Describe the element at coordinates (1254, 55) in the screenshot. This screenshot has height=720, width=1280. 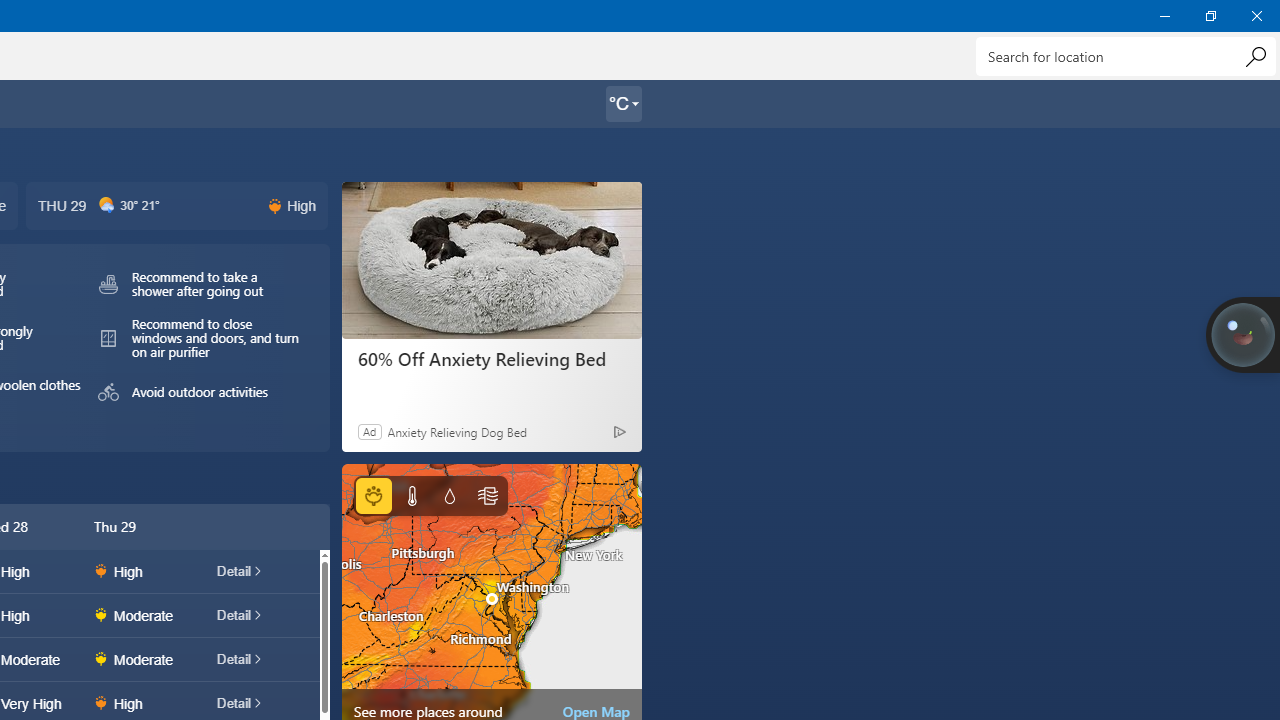
I see `'Search'` at that location.